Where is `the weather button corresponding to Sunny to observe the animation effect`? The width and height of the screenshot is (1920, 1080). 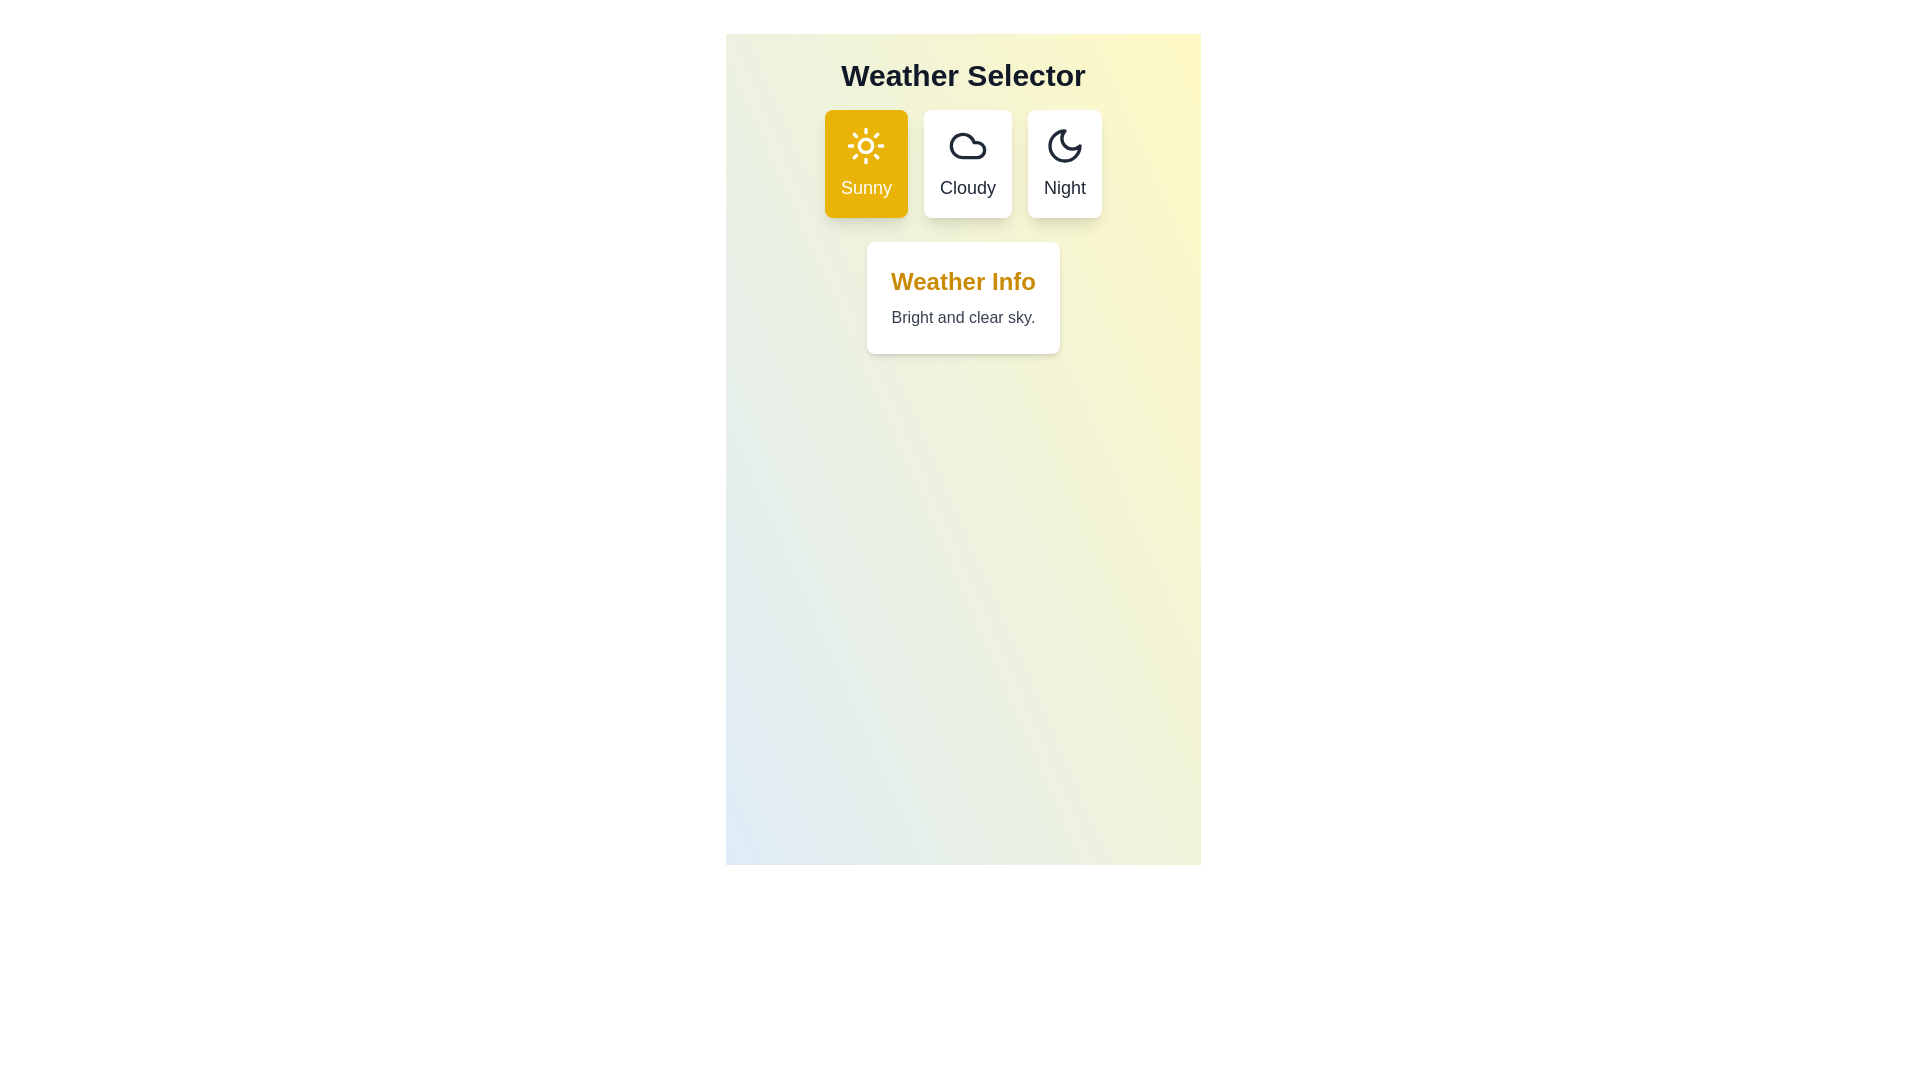 the weather button corresponding to Sunny to observe the animation effect is located at coordinates (866, 163).